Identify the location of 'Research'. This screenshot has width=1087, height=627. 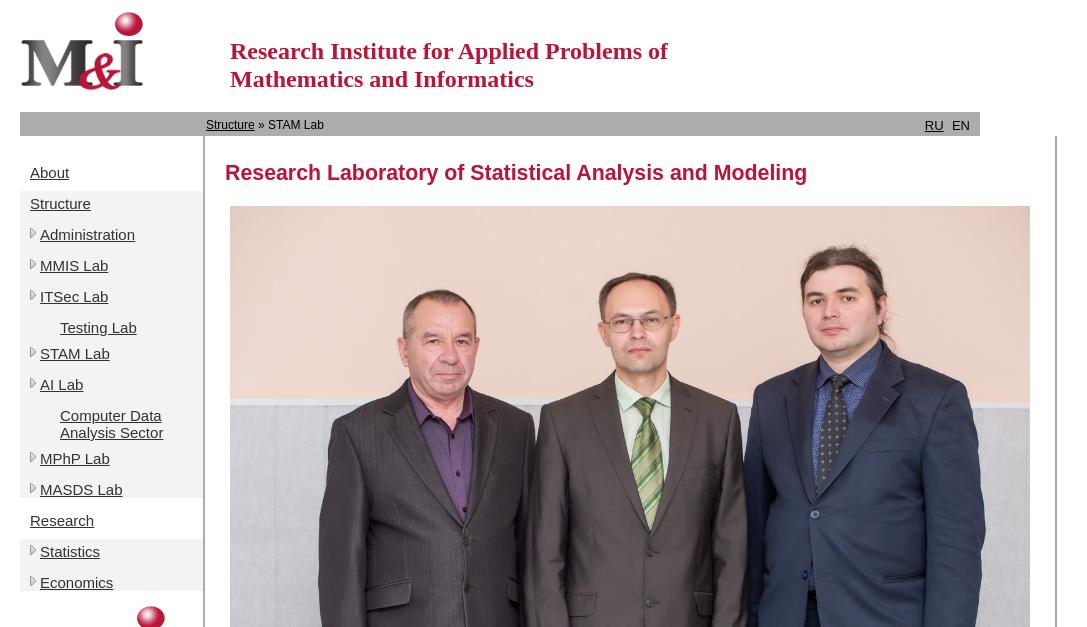
(61, 519).